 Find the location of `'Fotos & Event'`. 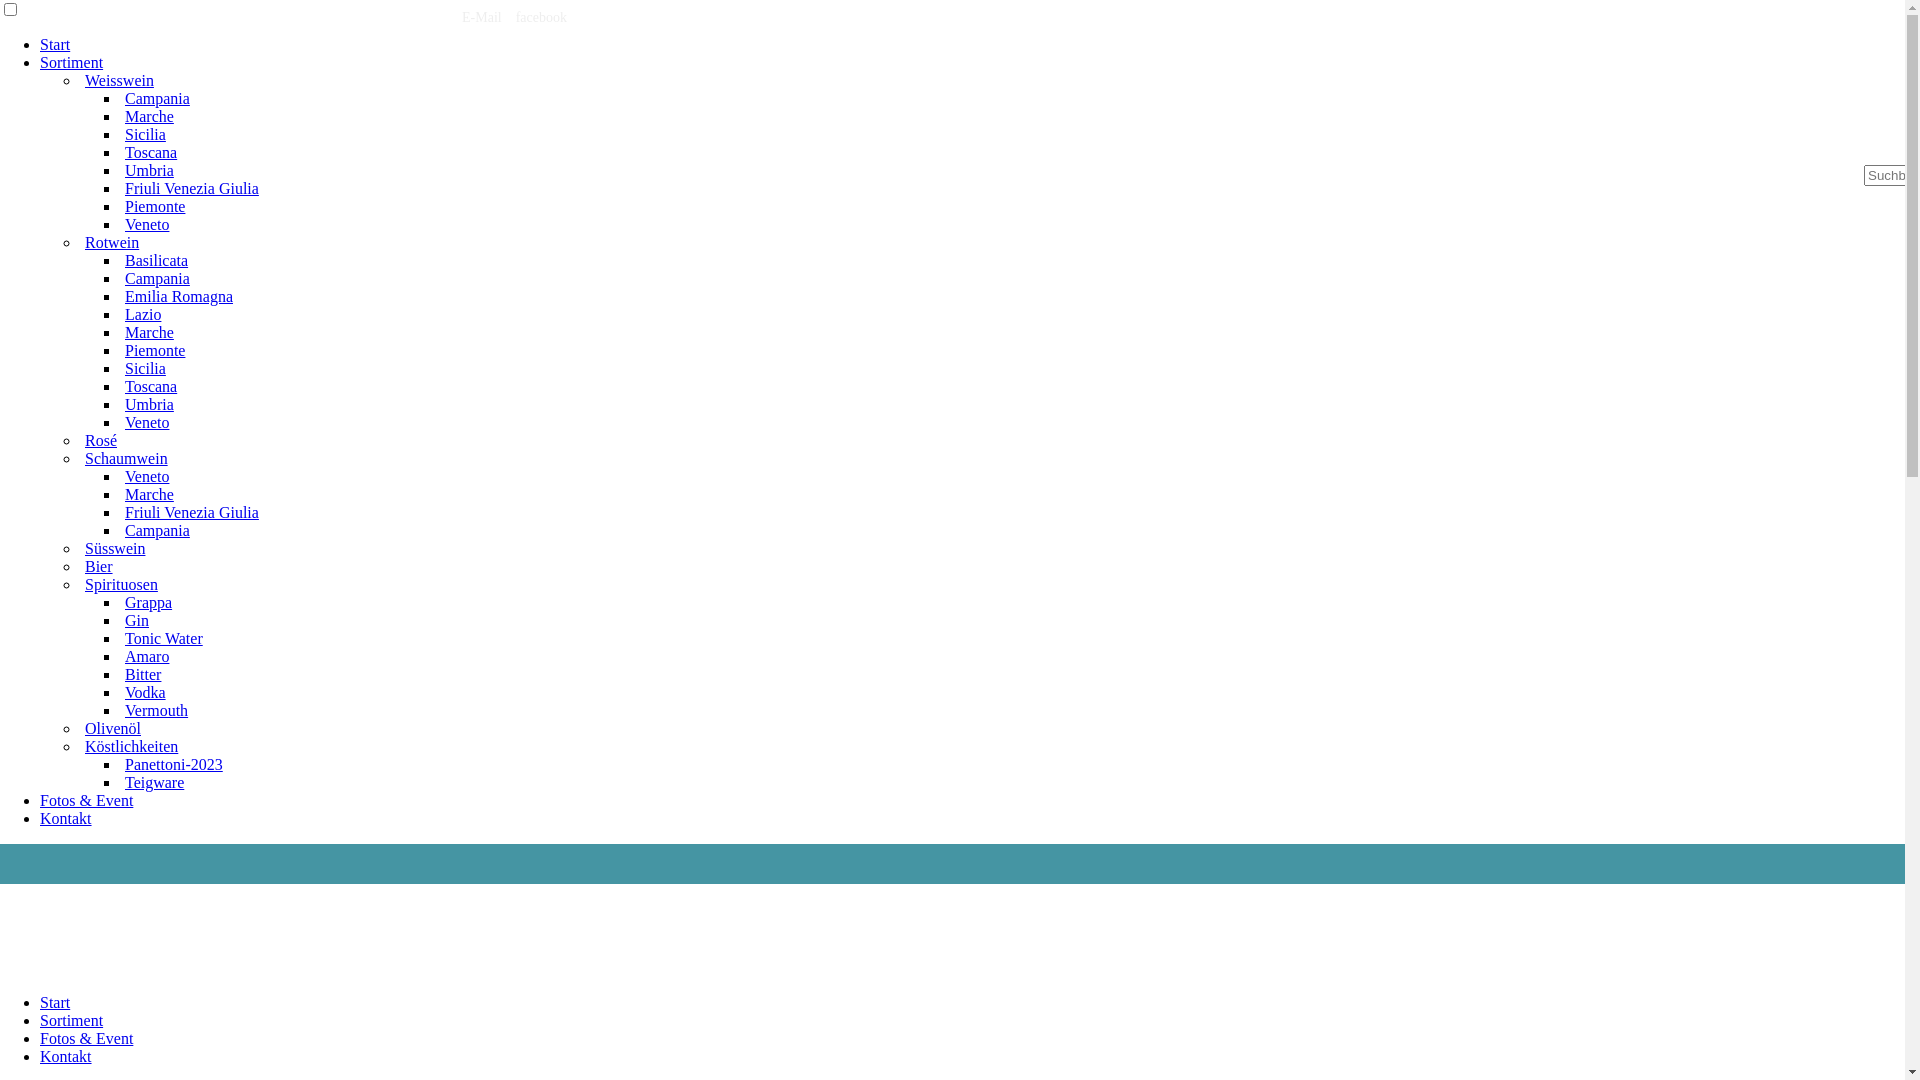

'Fotos & Event' is located at coordinates (39, 1037).